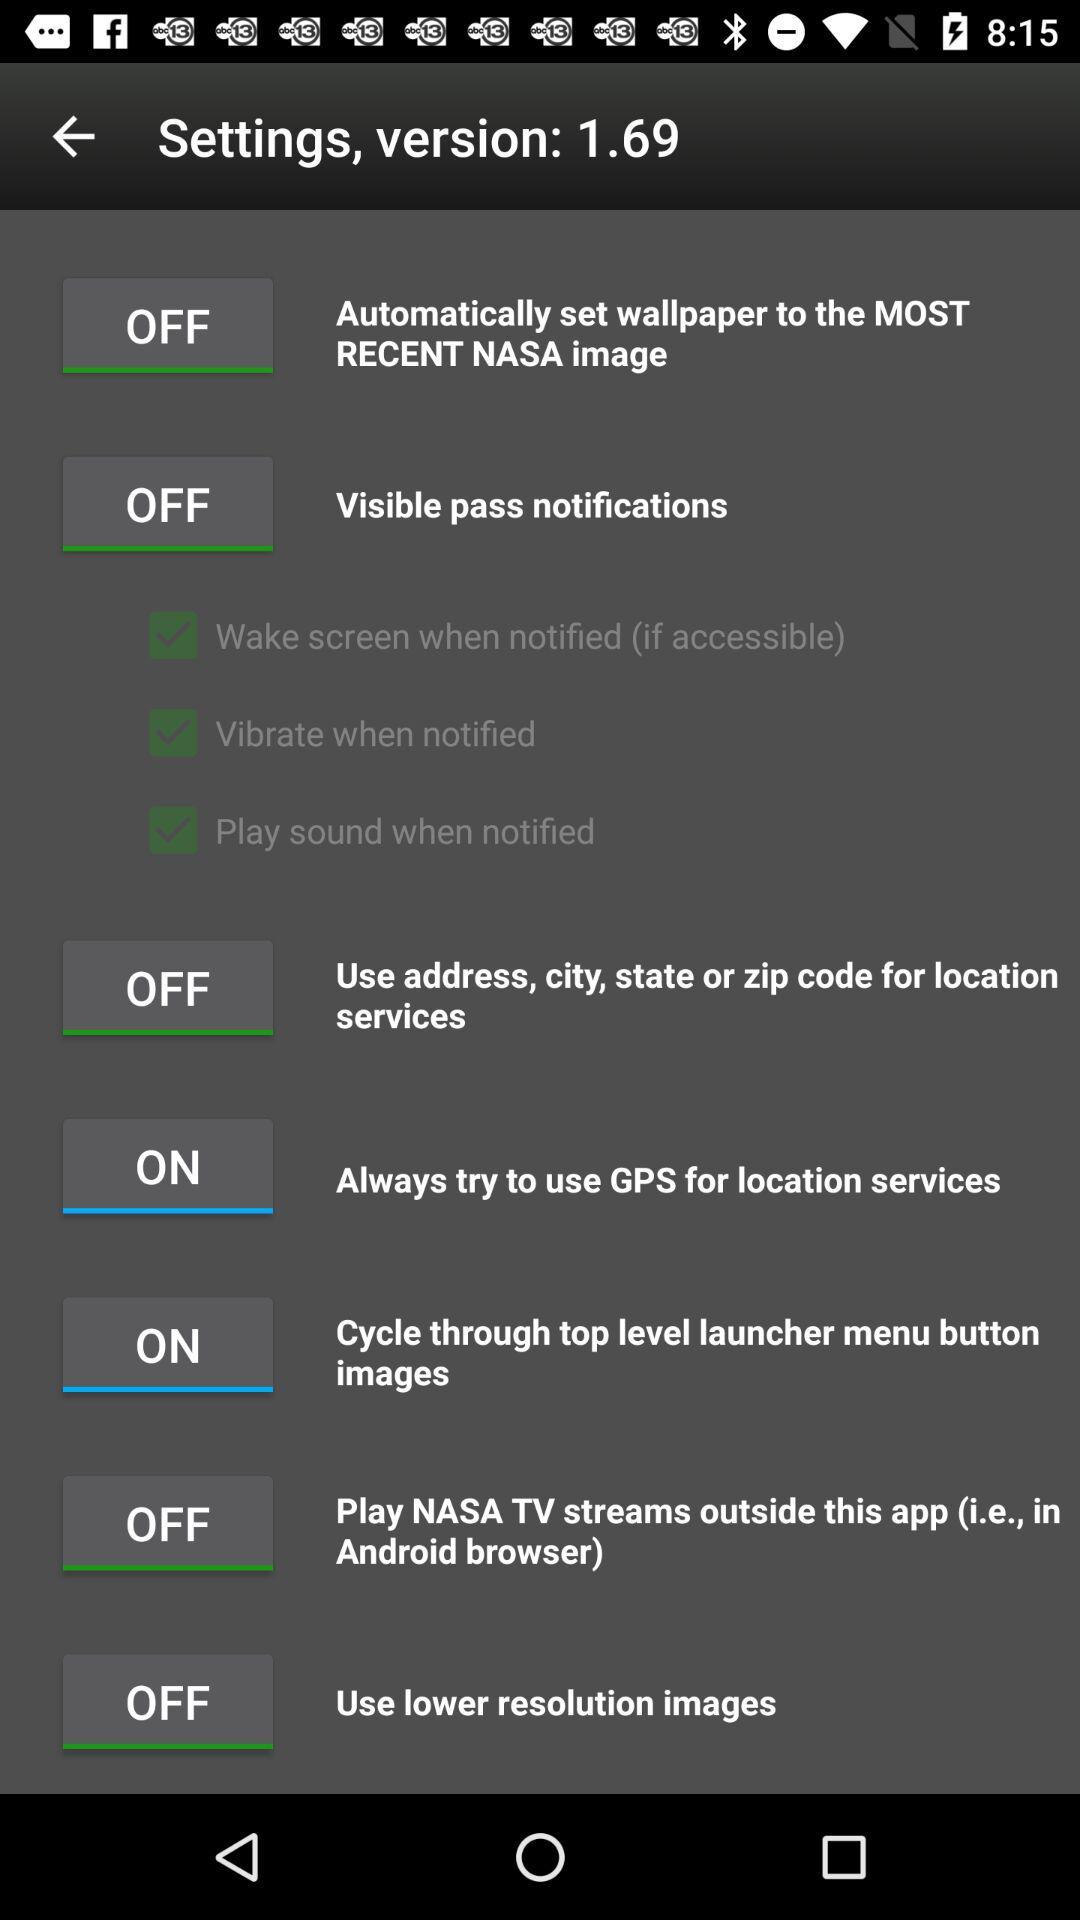  I want to click on the item below the vibrate when notified item, so click(363, 830).